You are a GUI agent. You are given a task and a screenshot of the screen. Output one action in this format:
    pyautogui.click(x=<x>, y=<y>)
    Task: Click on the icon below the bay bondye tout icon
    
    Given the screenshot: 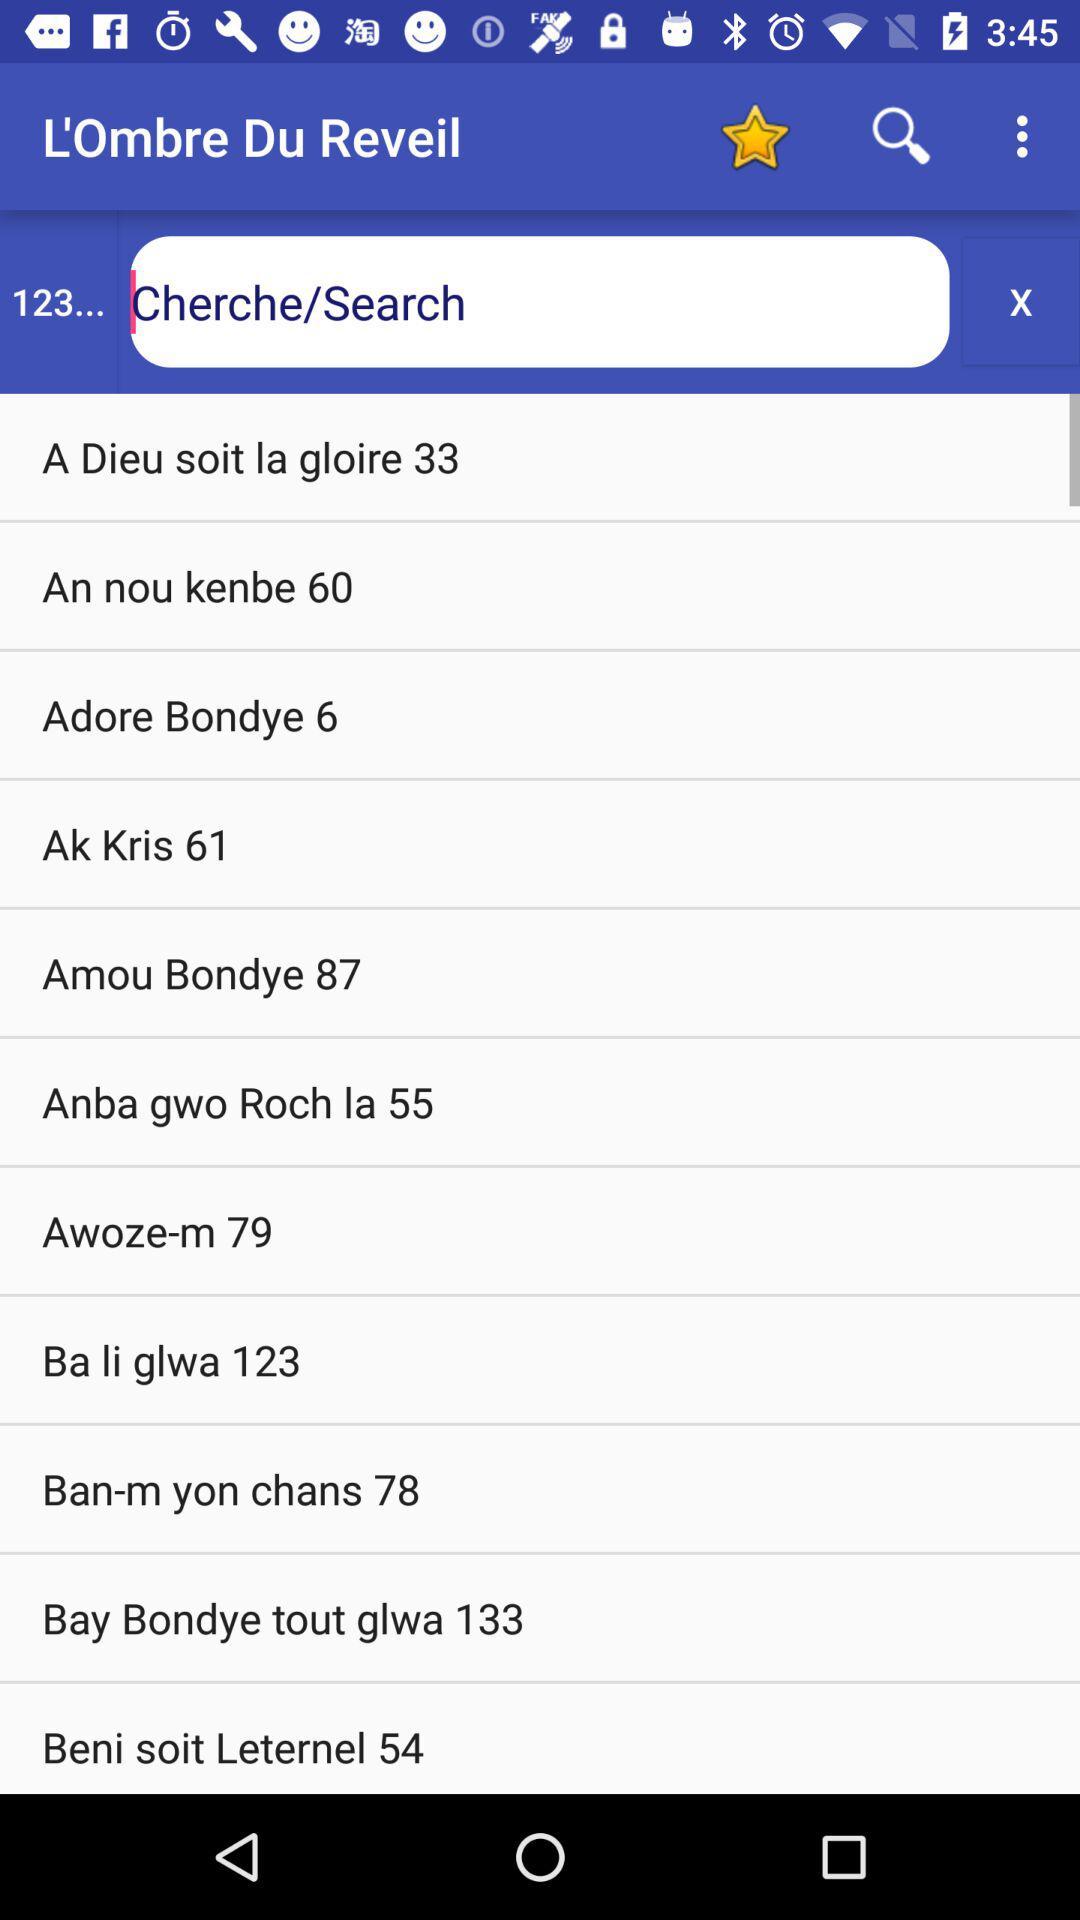 What is the action you would take?
    pyautogui.click(x=540, y=1737)
    